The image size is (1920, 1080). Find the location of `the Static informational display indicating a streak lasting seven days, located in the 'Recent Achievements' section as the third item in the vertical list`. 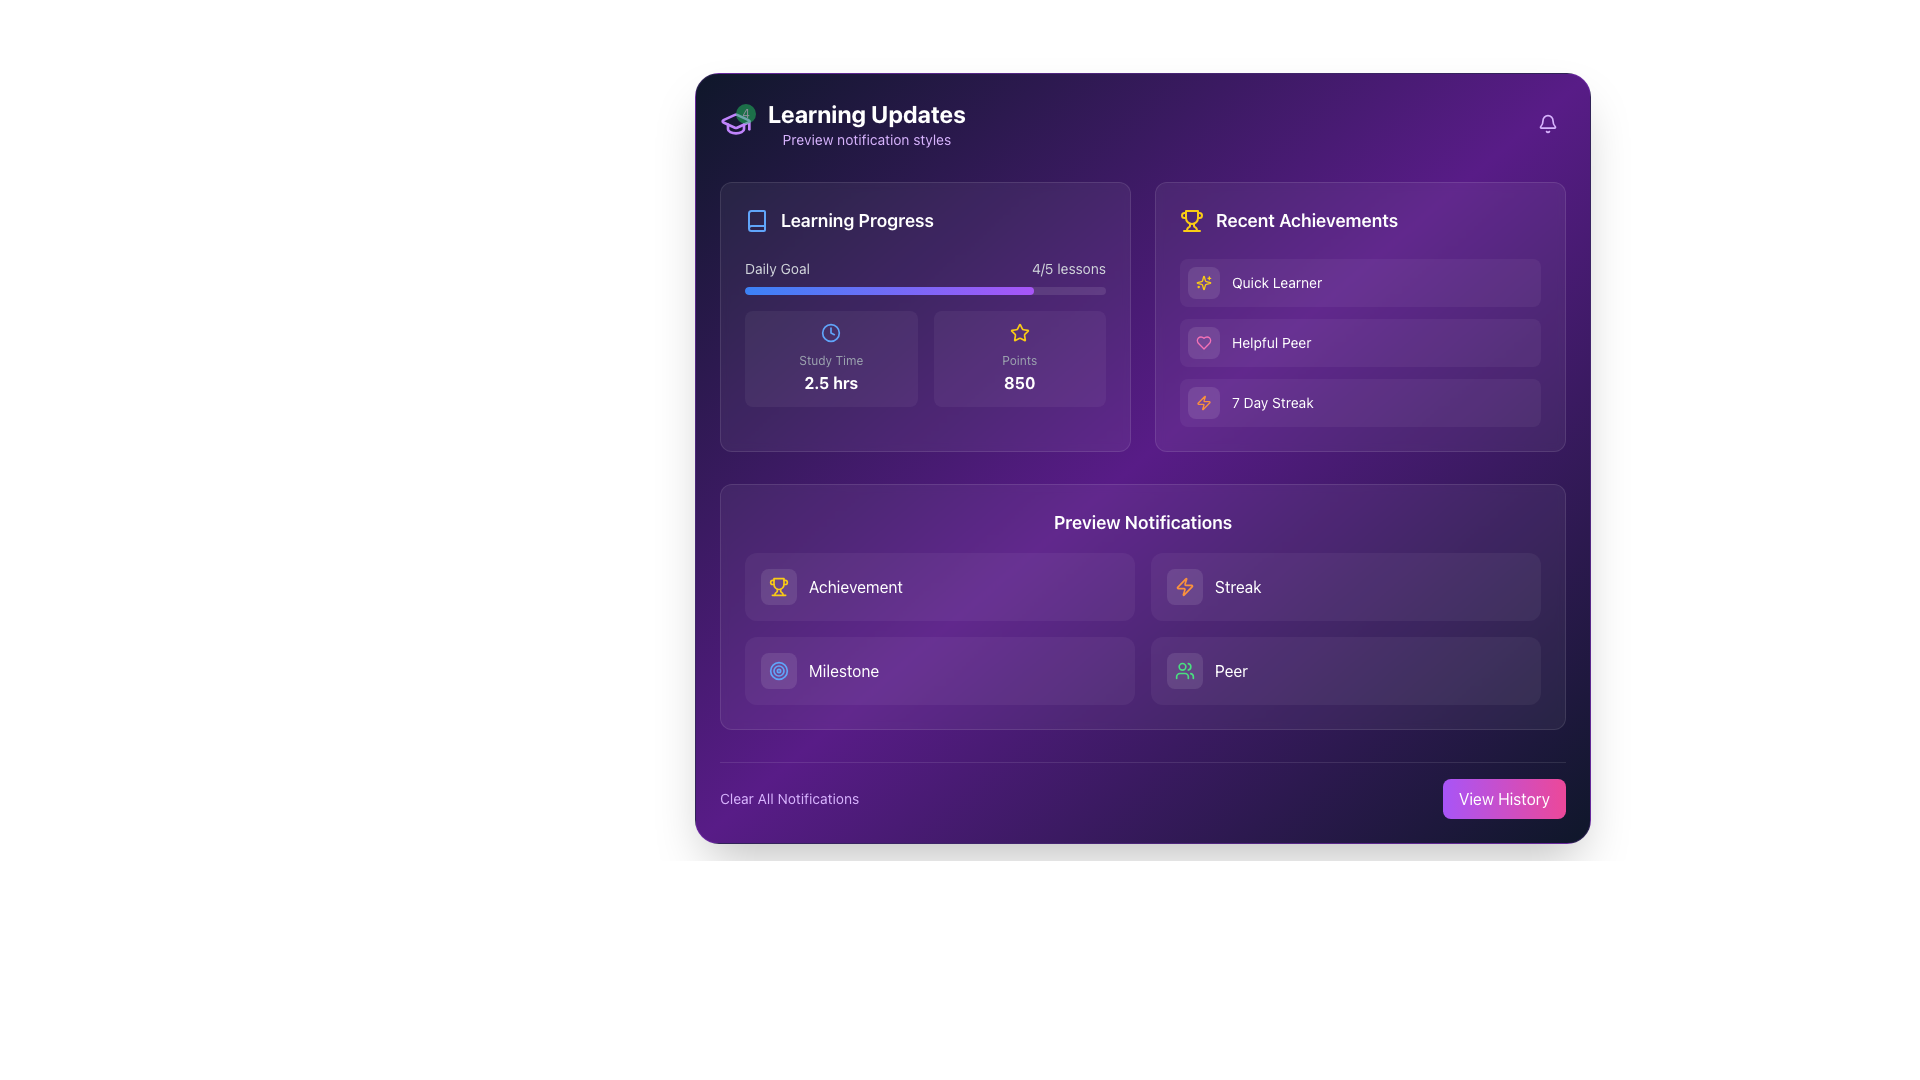

the Static informational display indicating a streak lasting seven days, located in the 'Recent Achievements' section as the third item in the vertical list is located at coordinates (1360, 402).